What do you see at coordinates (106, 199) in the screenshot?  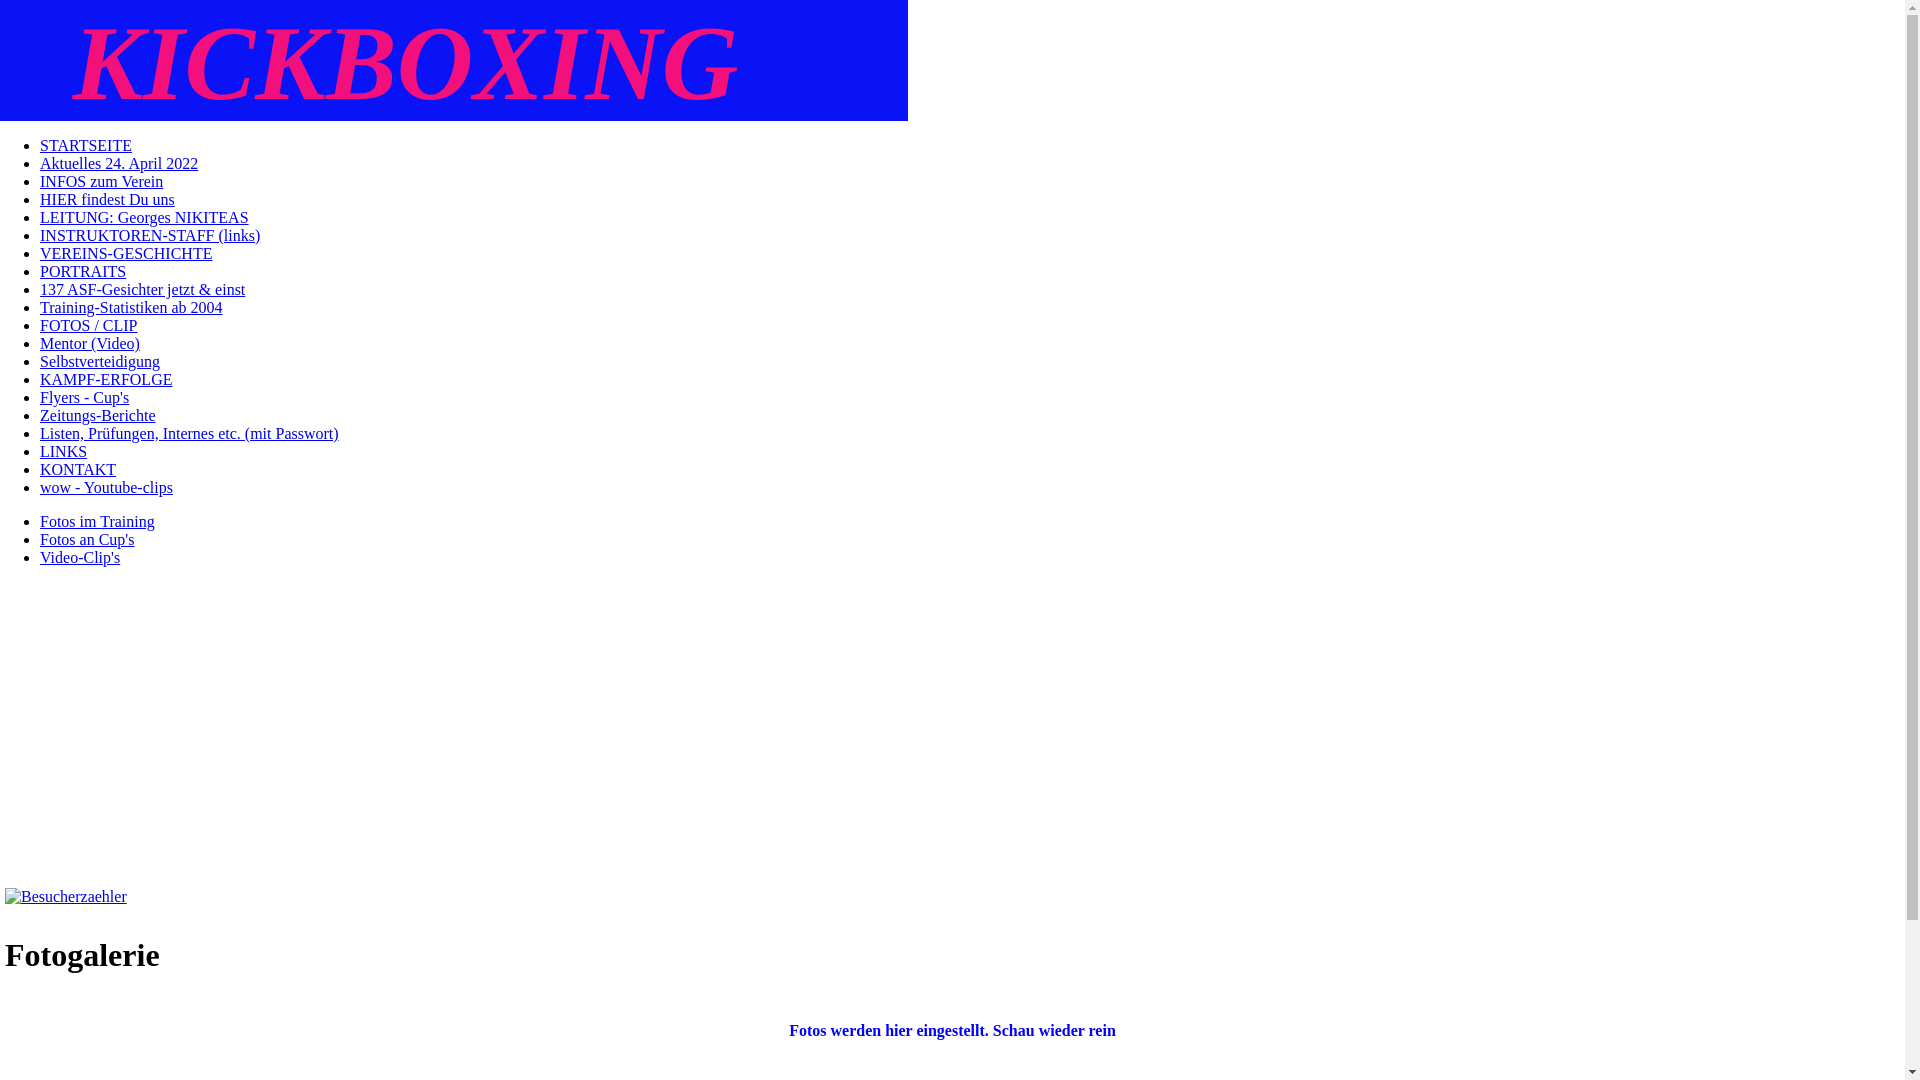 I see `'HIER findest Du uns'` at bounding box center [106, 199].